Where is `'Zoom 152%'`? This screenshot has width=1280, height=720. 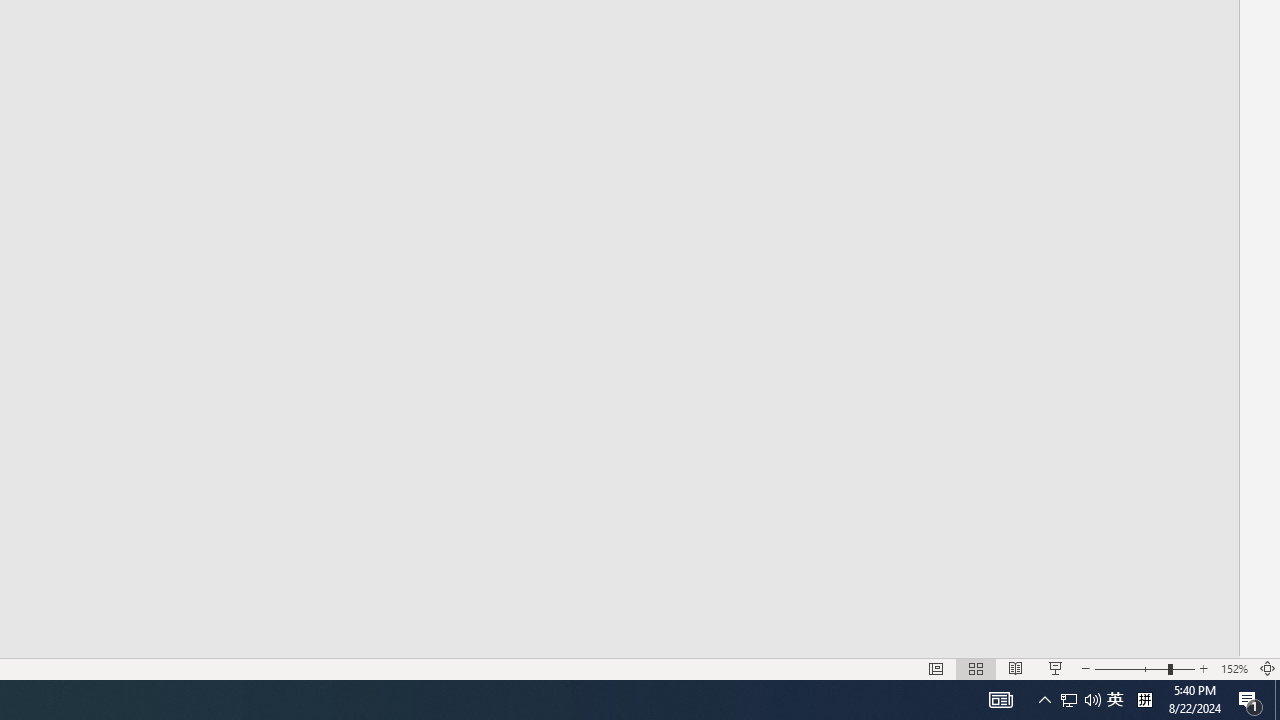
'Zoom 152%' is located at coordinates (1233, 669).